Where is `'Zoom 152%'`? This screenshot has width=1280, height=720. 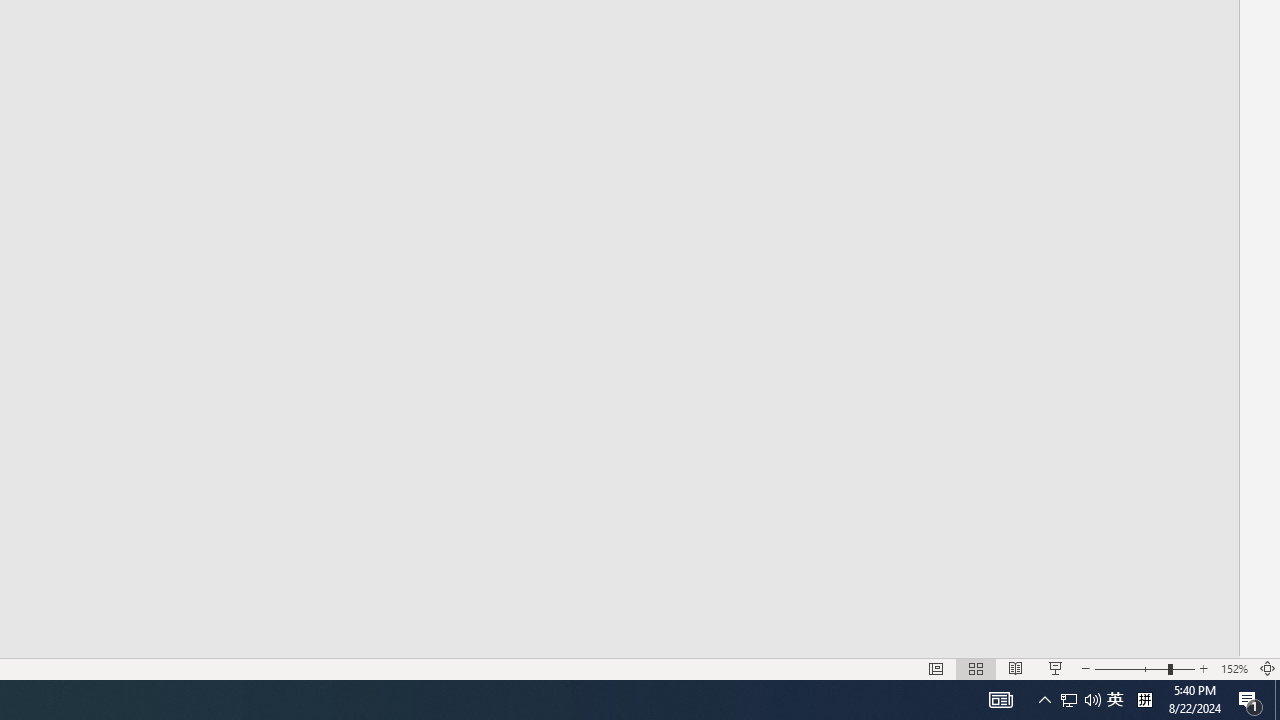
'Zoom 152%' is located at coordinates (1233, 669).